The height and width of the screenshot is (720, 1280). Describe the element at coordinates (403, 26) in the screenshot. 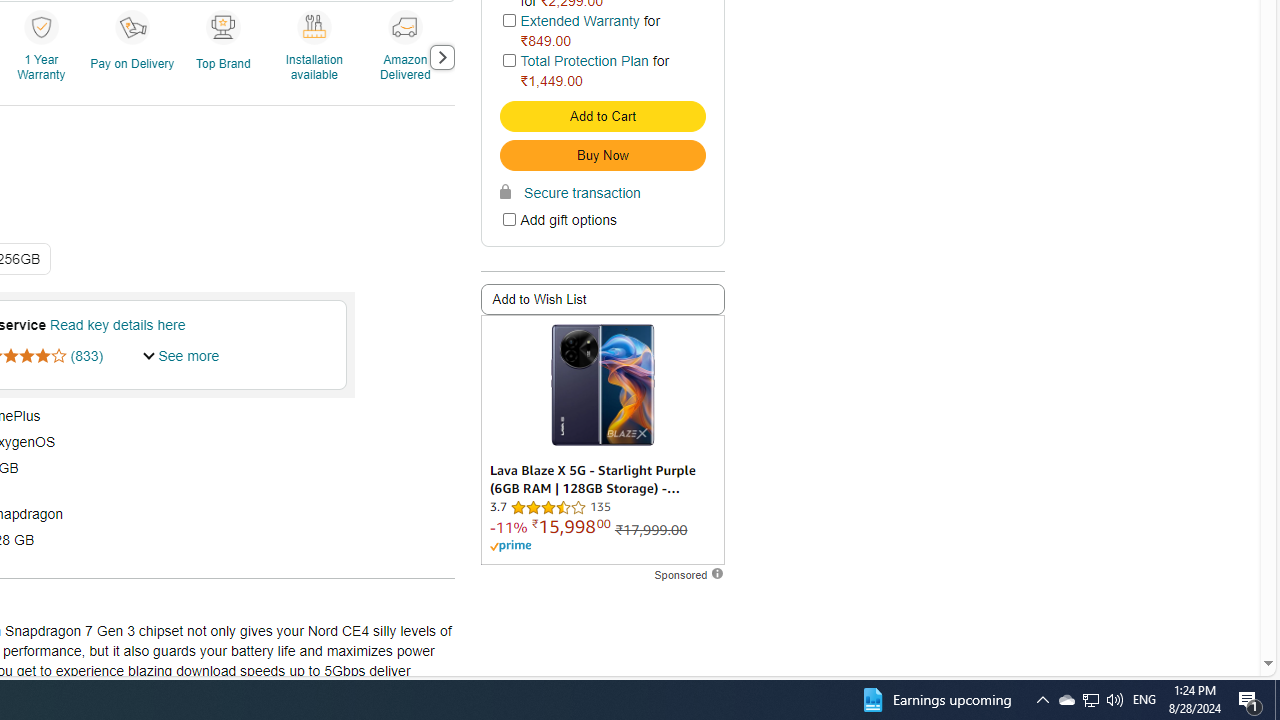

I see `'Amazon Delivered'` at that location.